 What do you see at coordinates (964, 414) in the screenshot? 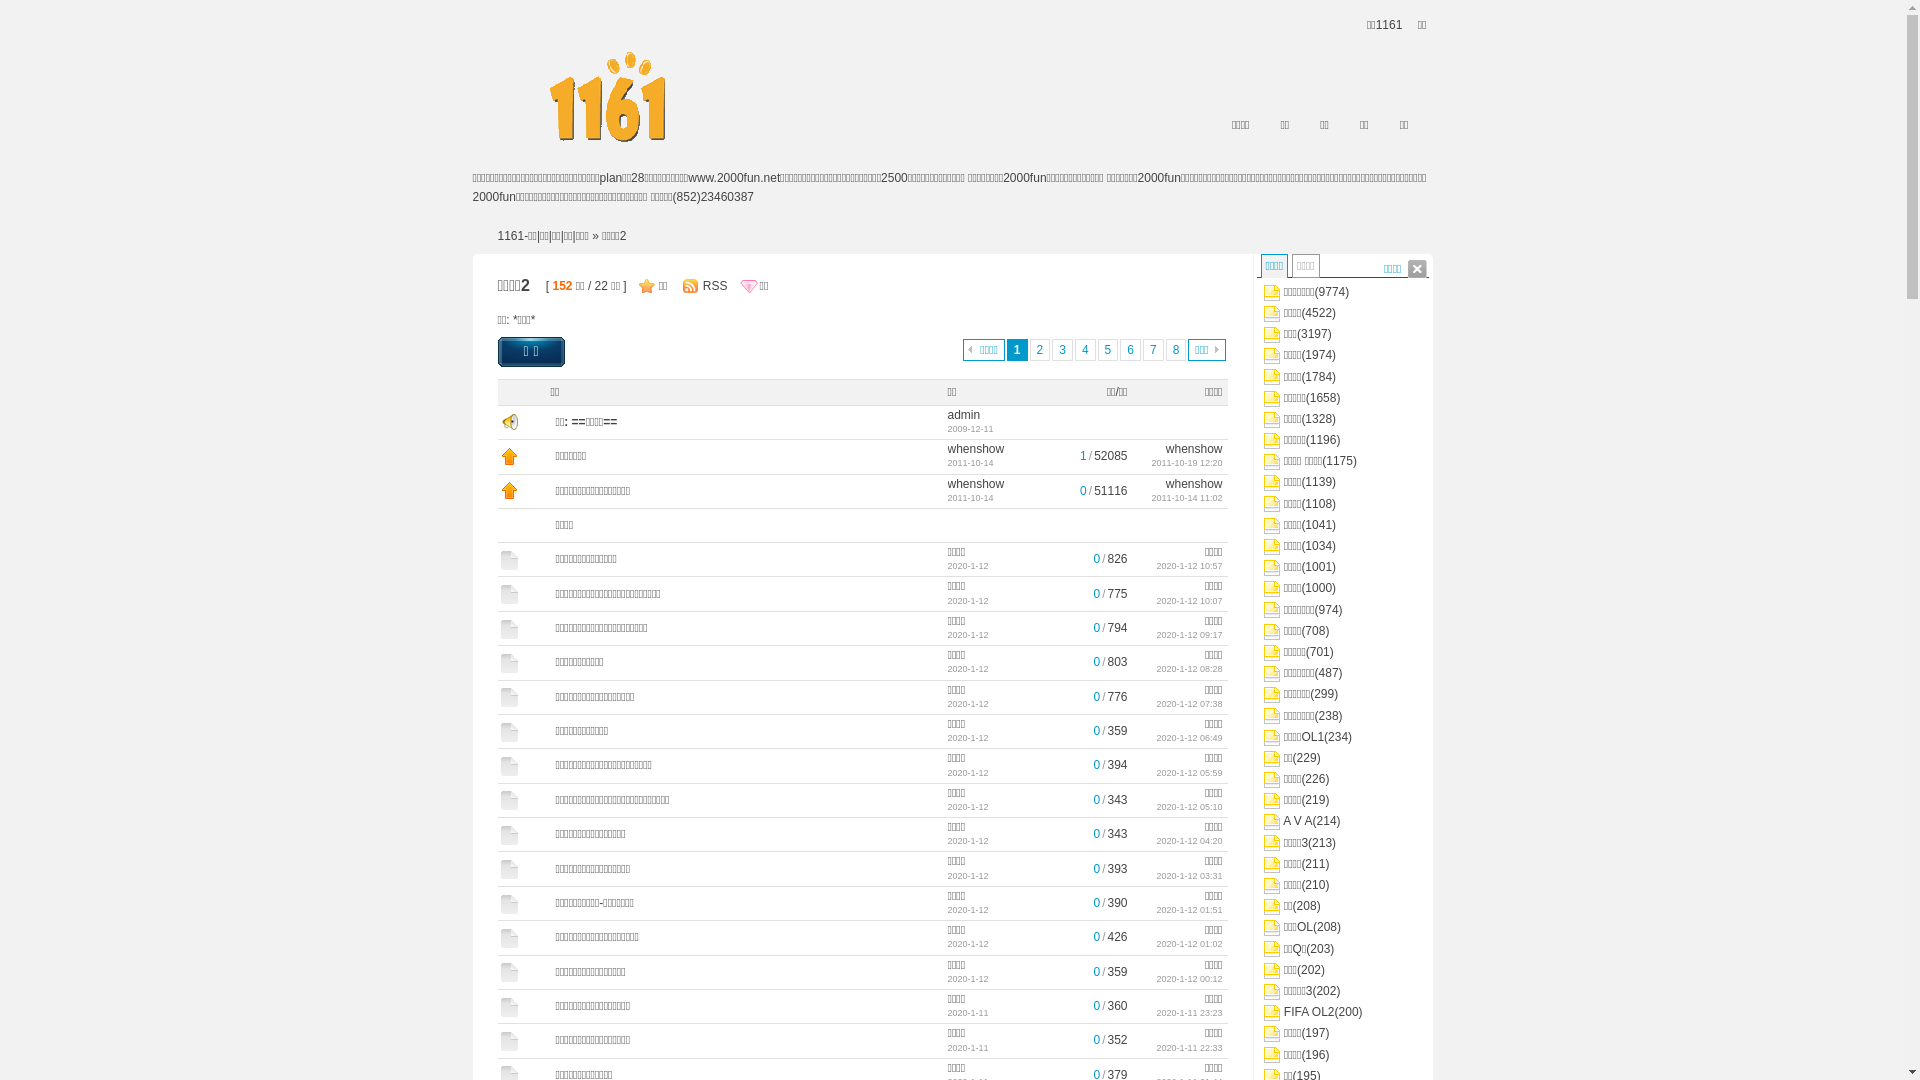
I see `'admin'` at bounding box center [964, 414].